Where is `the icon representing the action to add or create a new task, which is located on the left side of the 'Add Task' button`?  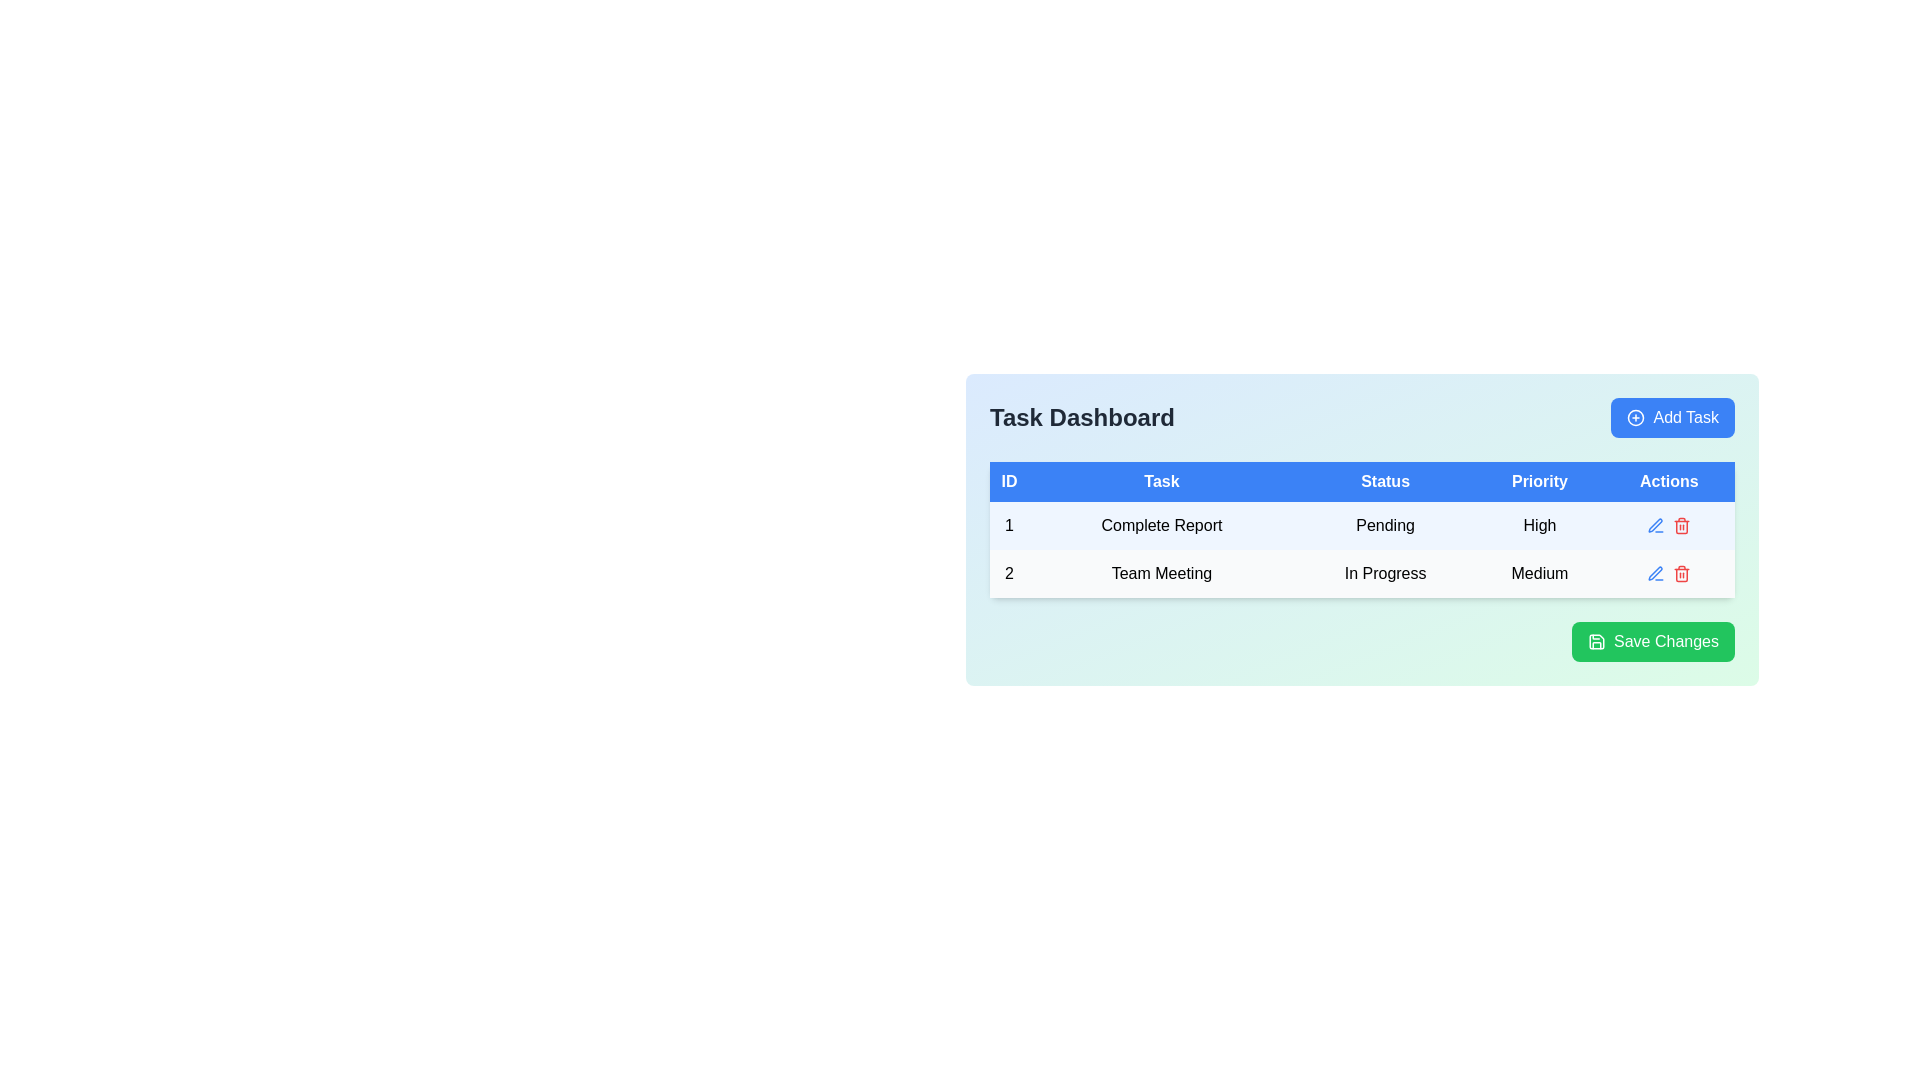
the icon representing the action to add or create a new task, which is located on the left side of the 'Add Task' button is located at coordinates (1636, 416).